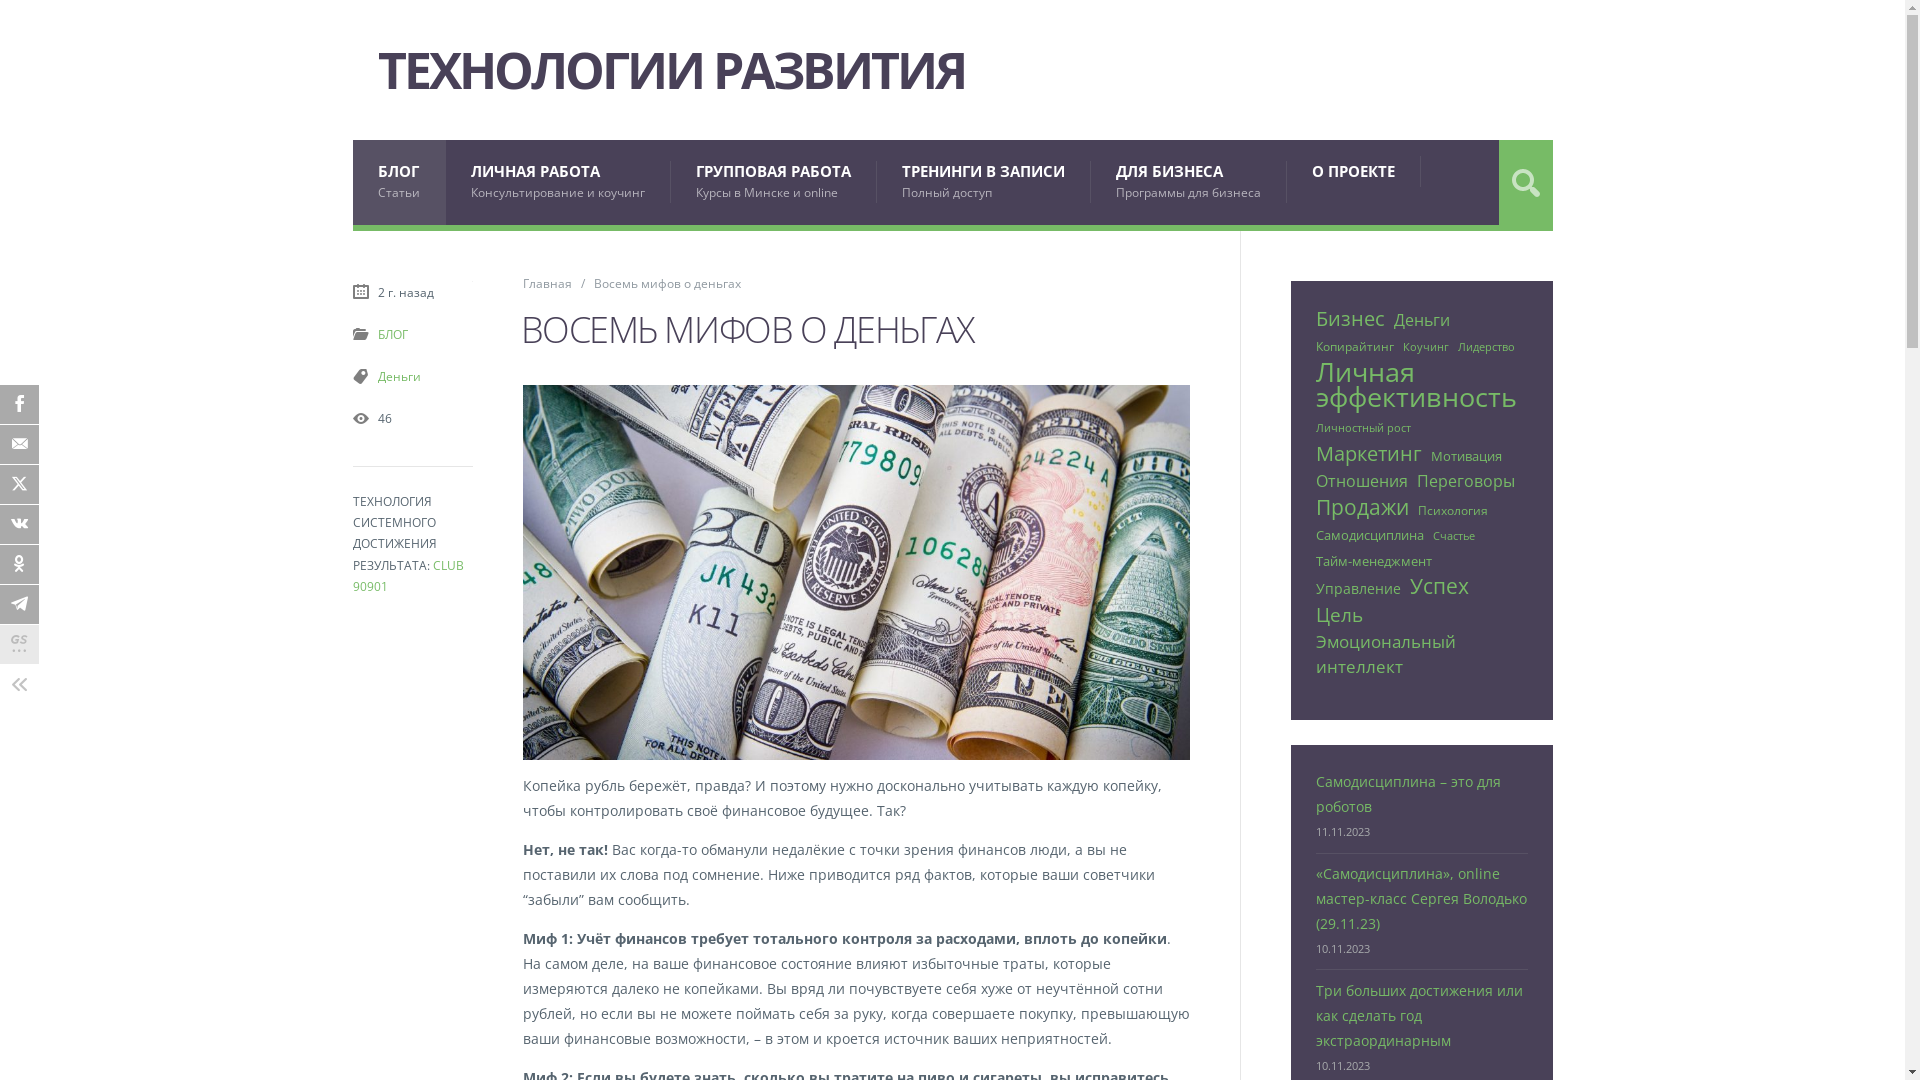 This screenshot has width=1920, height=1080. I want to click on 'CLUB 90901', so click(351, 575).